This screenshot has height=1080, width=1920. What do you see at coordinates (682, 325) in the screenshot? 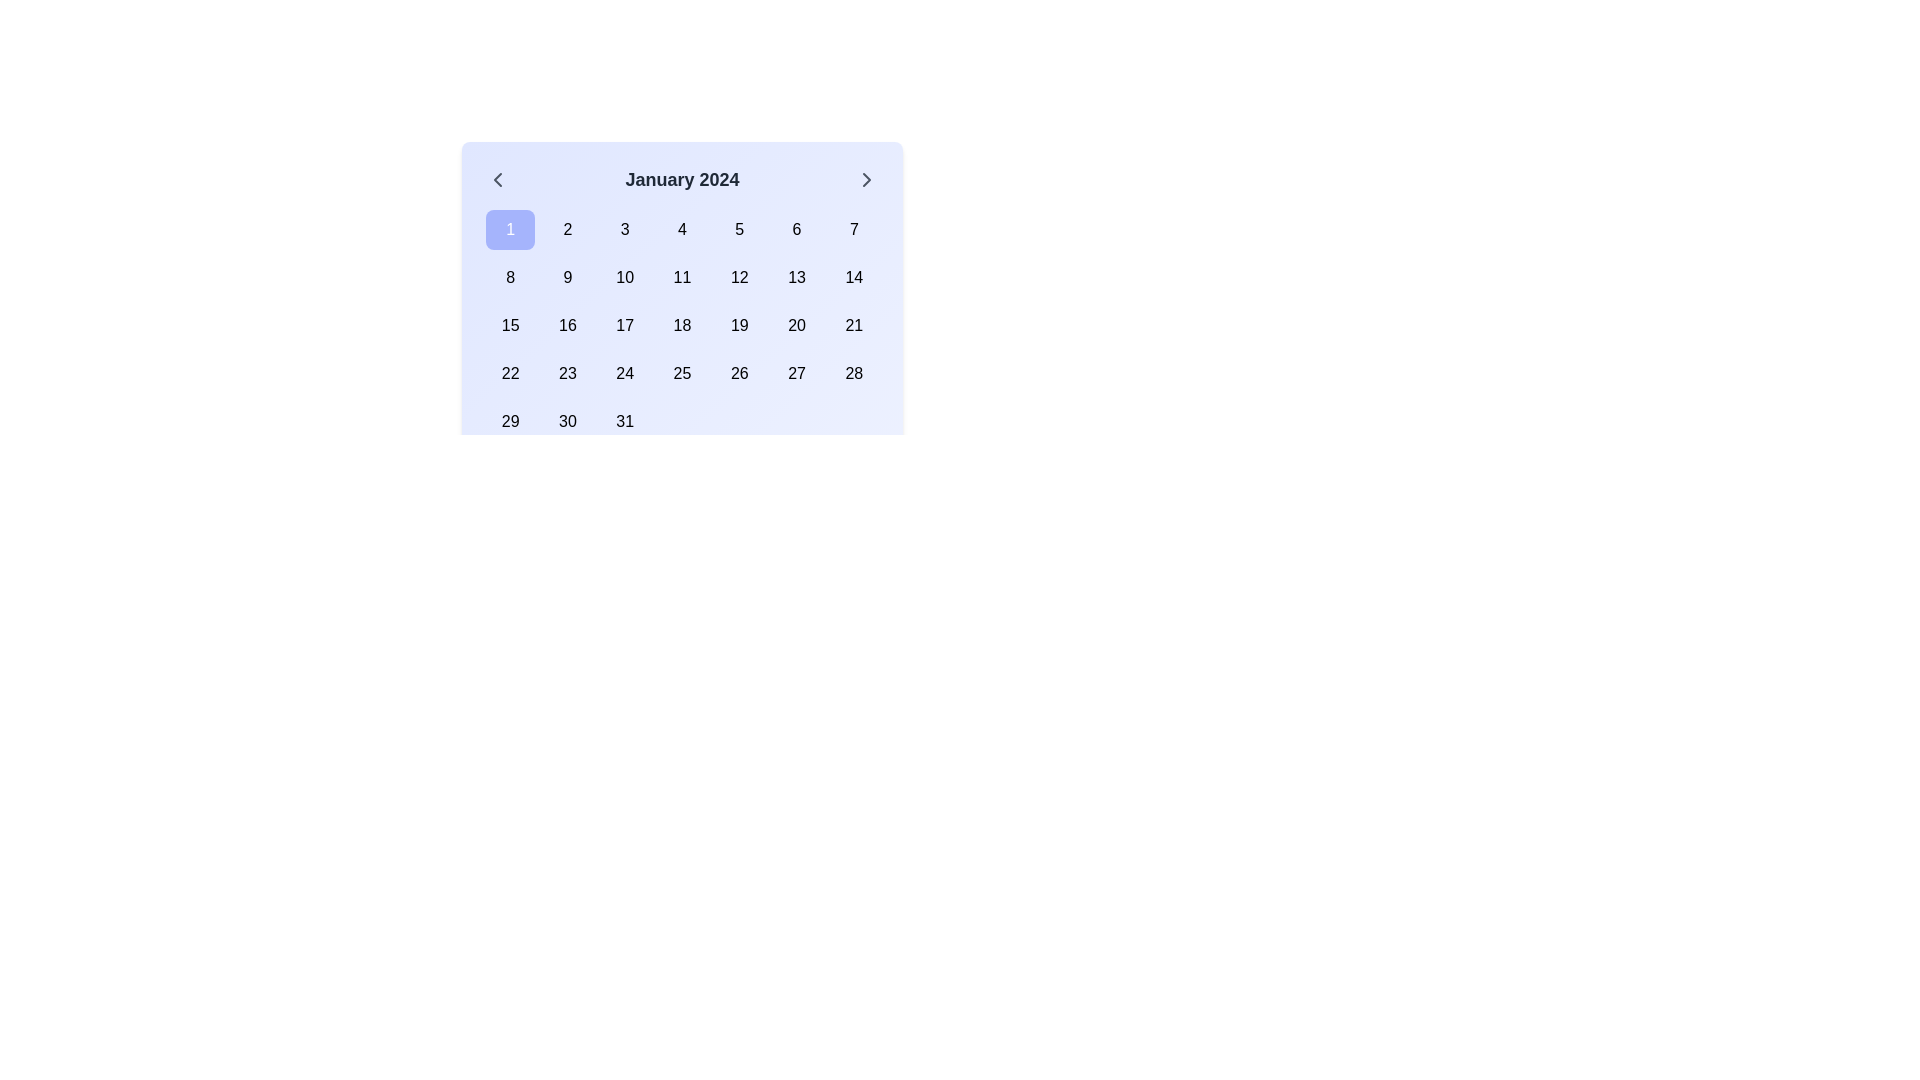
I see `the selectable date button representing January 18, 2024, located in the sixth row and fourth column of the calendar grid` at bounding box center [682, 325].